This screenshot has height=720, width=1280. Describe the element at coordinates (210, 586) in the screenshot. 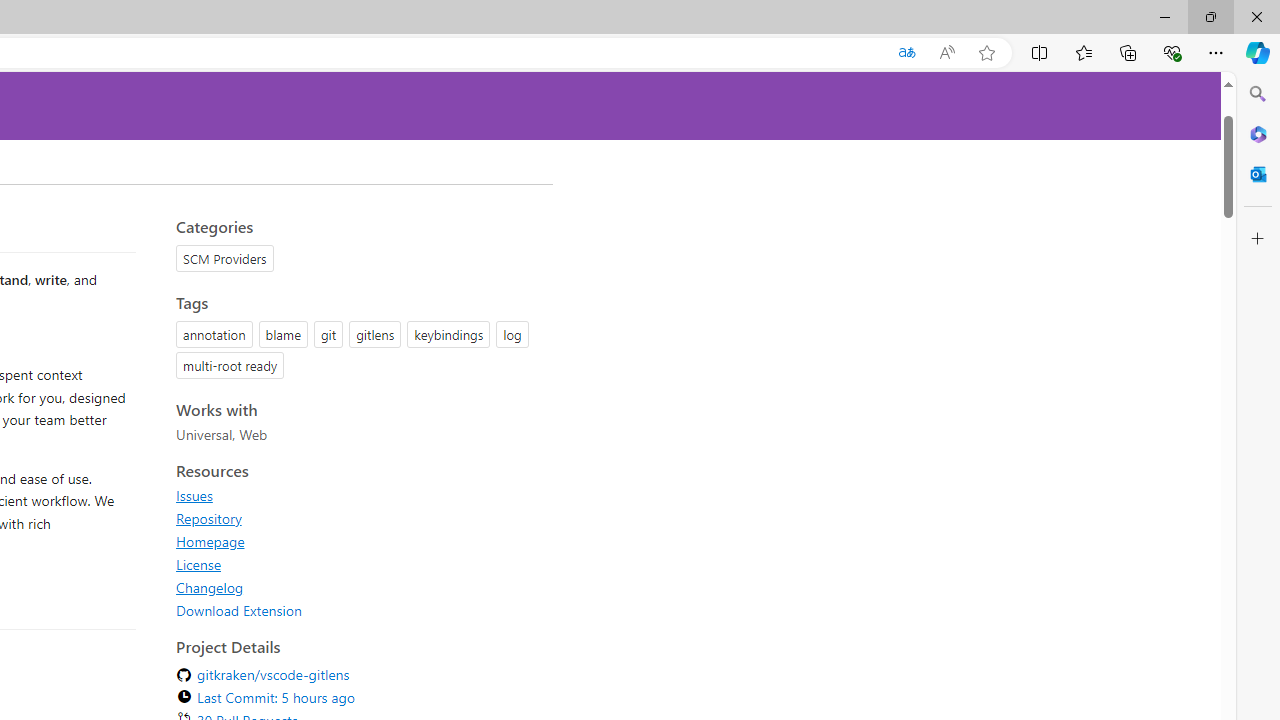

I see `'Changelog'` at that location.